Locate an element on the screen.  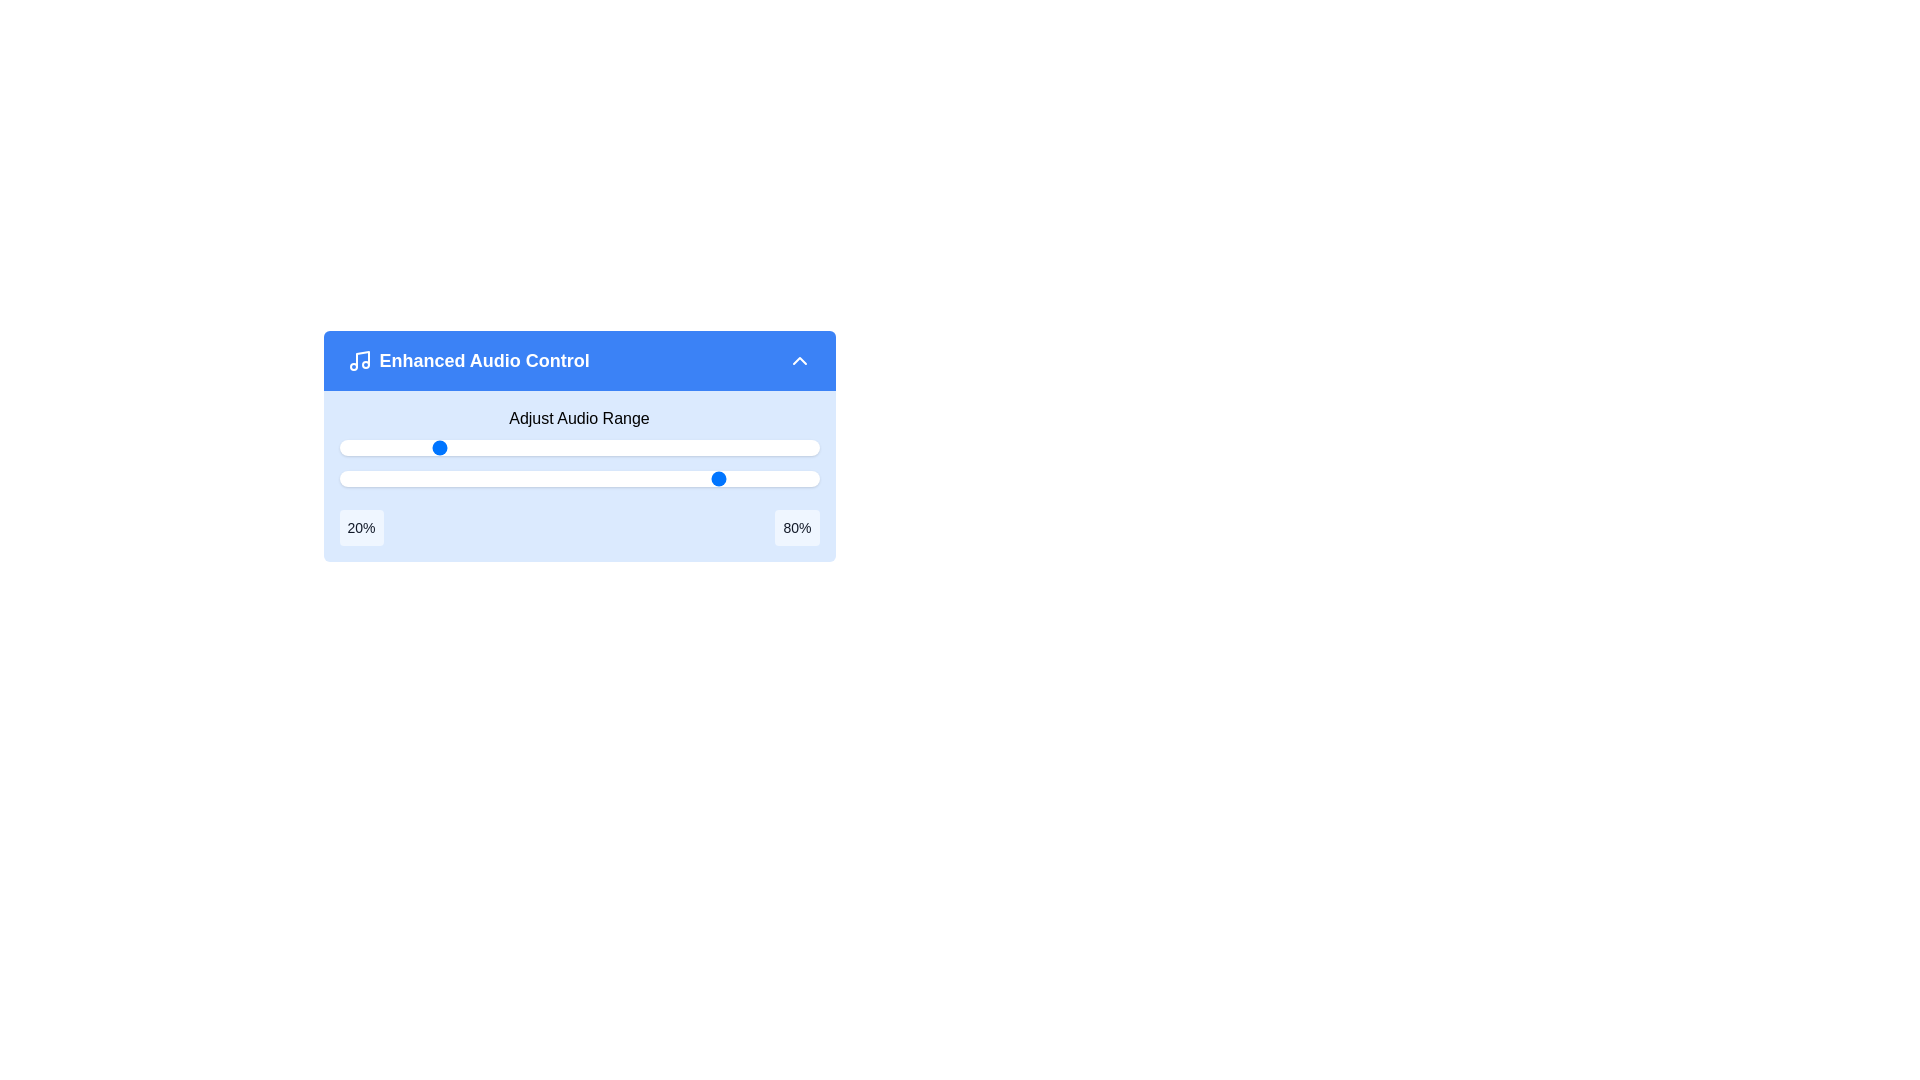
the music note icon with a white color and blue background, located in the top-left corner of the 'Enhanced Audio Control' interface is located at coordinates (359, 361).